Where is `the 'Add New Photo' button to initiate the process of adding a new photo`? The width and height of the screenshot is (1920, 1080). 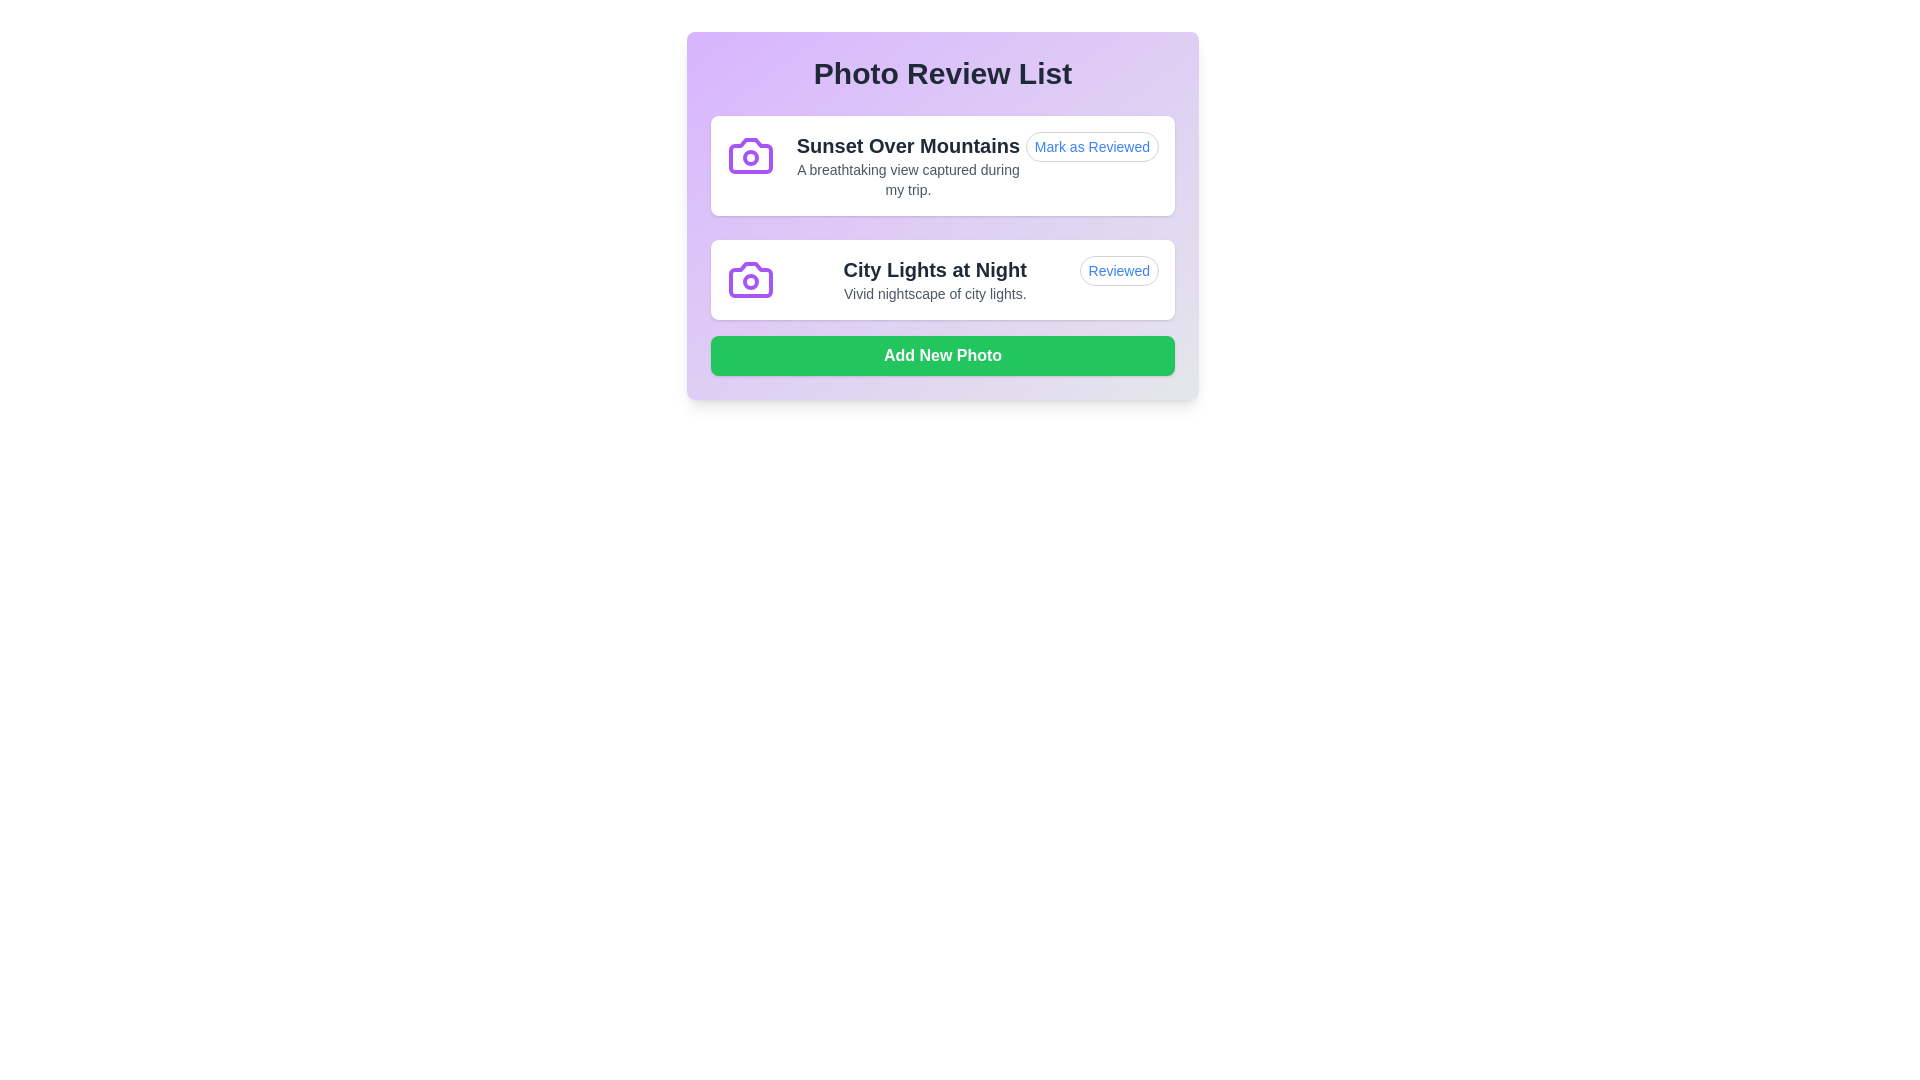 the 'Add New Photo' button to initiate the process of adding a new photo is located at coordinates (941, 354).